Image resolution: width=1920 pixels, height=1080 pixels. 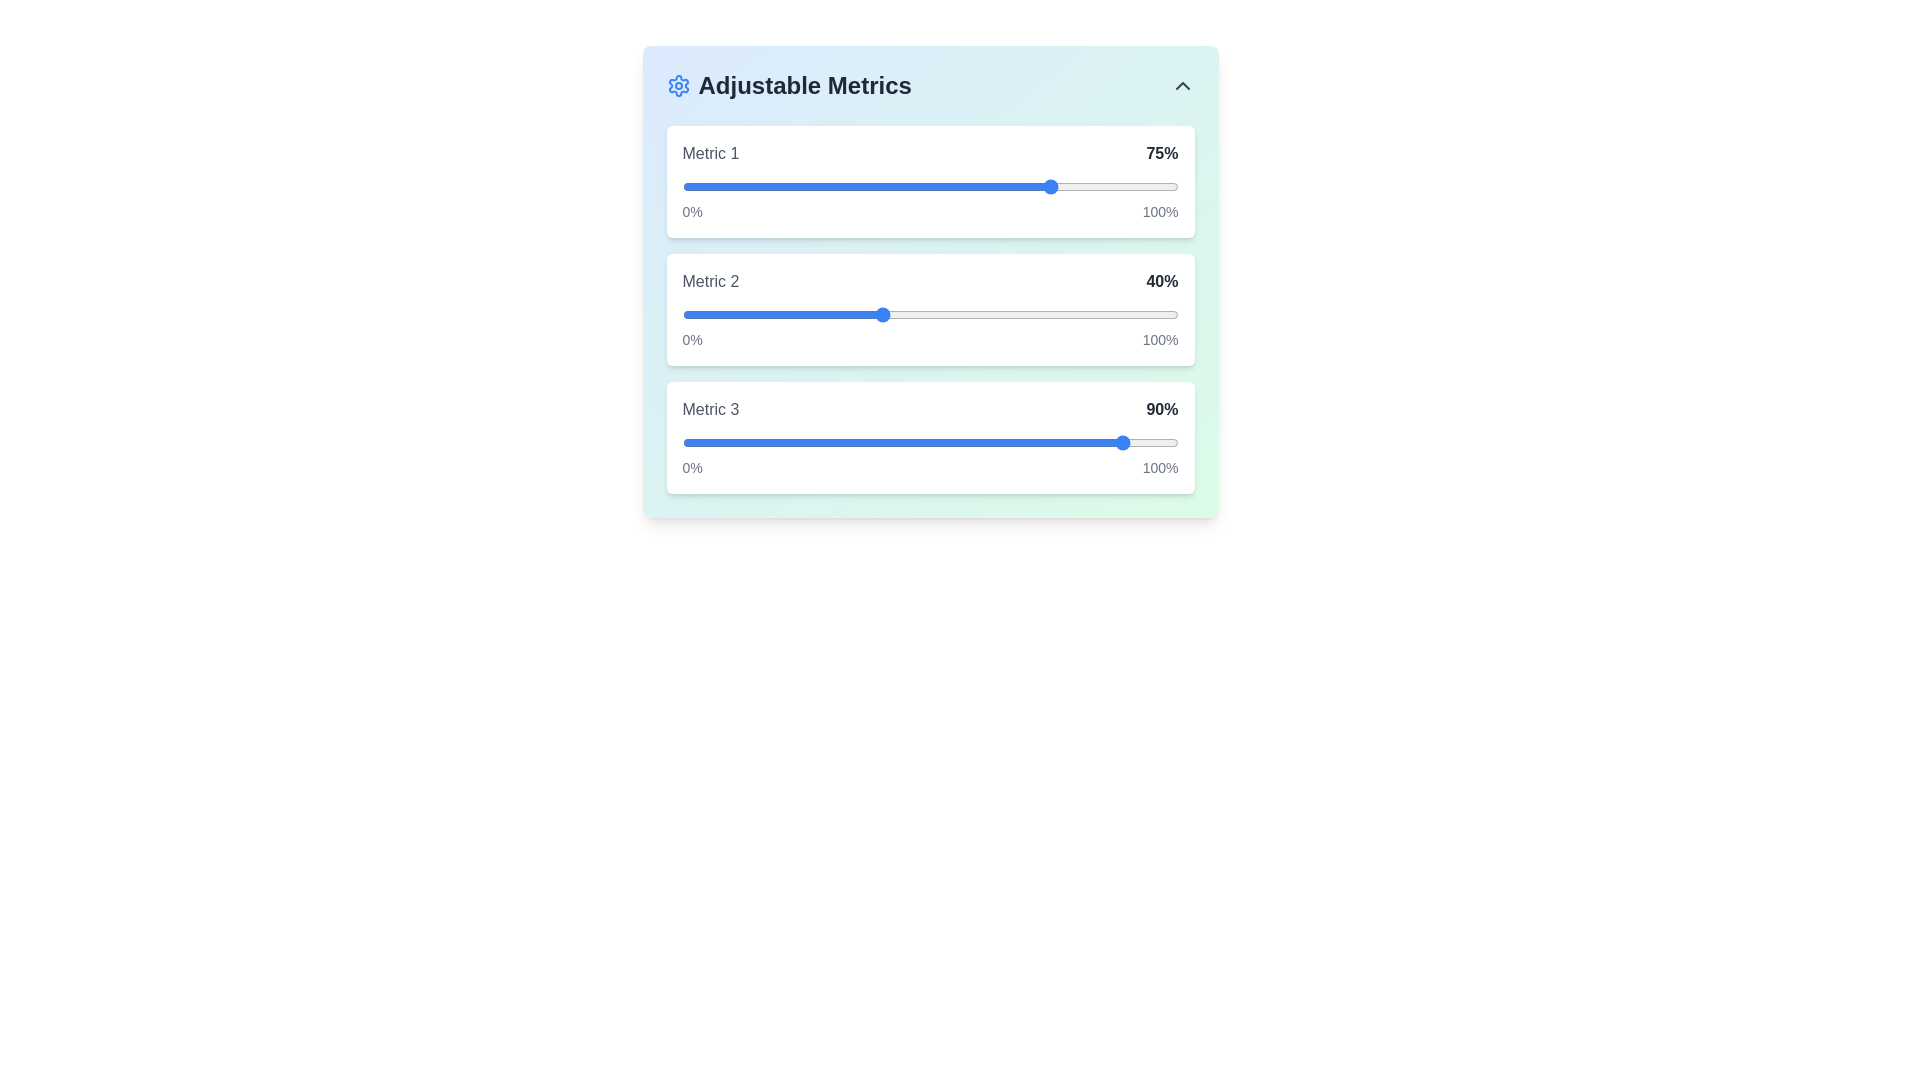 I want to click on the Metric 2 slider, so click(x=1014, y=315).